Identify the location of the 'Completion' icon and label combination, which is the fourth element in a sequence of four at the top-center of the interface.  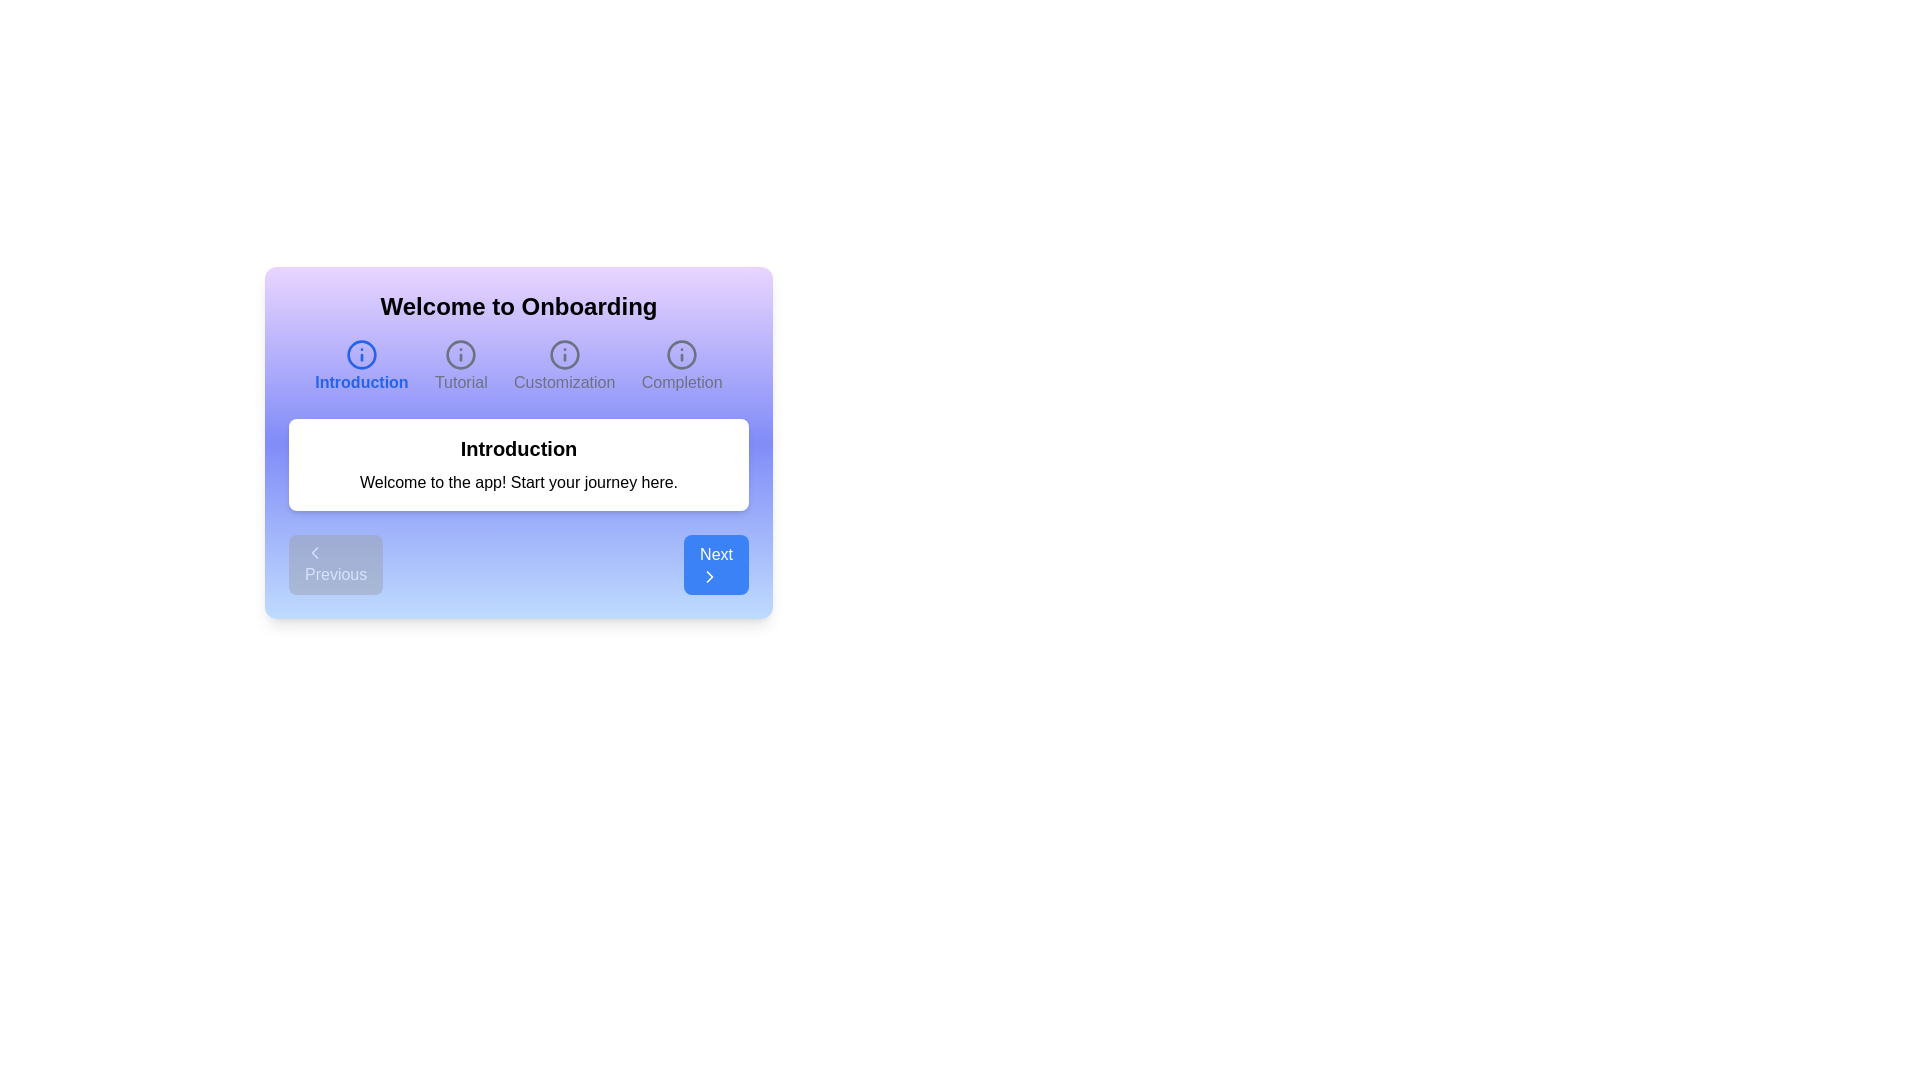
(682, 366).